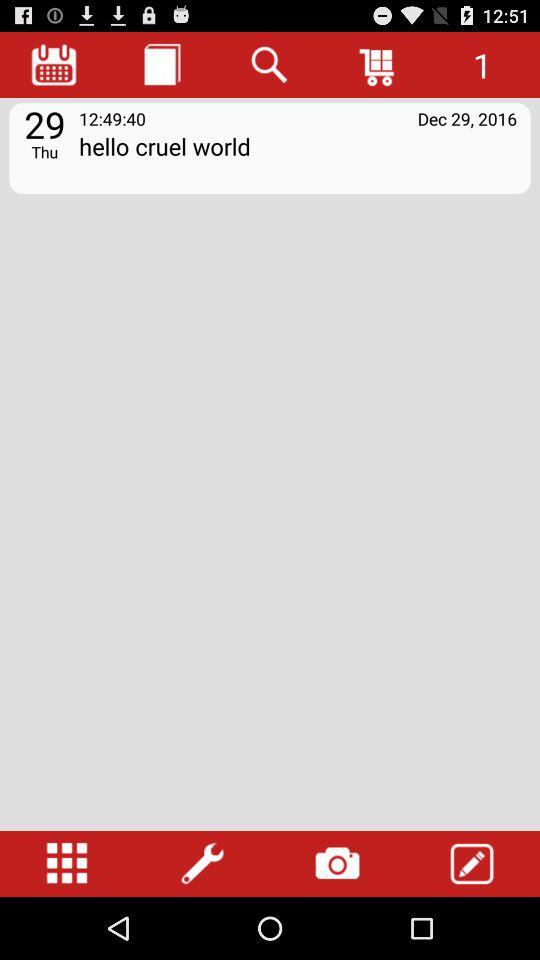 Image resolution: width=540 pixels, height=960 pixels. What do you see at coordinates (337, 863) in the screenshot?
I see `the item below the hello cruel world app` at bounding box center [337, 863].